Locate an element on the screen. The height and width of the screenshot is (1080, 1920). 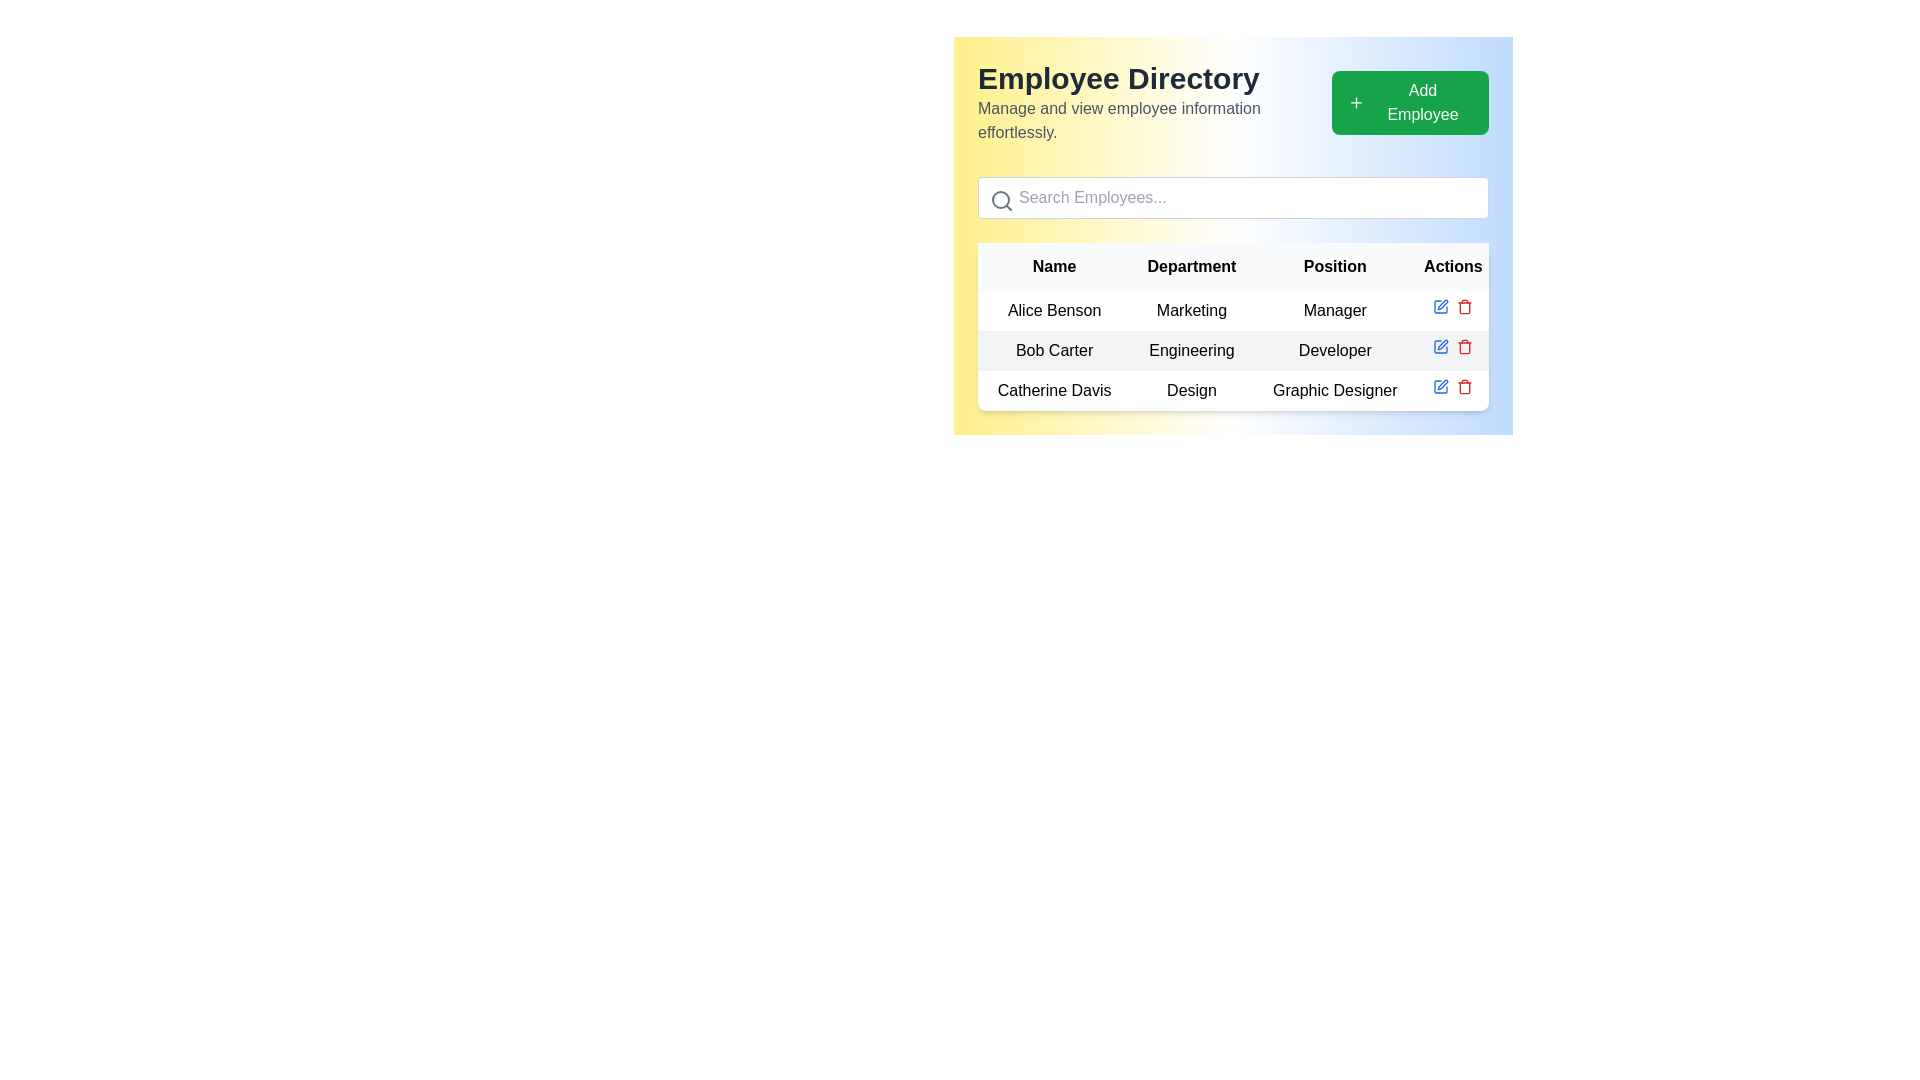
the Header or Title Text element, which serves as the main header indicating the content of the interface above the subtitle 'Manage and view employee information effortlessly.' is located at coordinates (1154, 77).